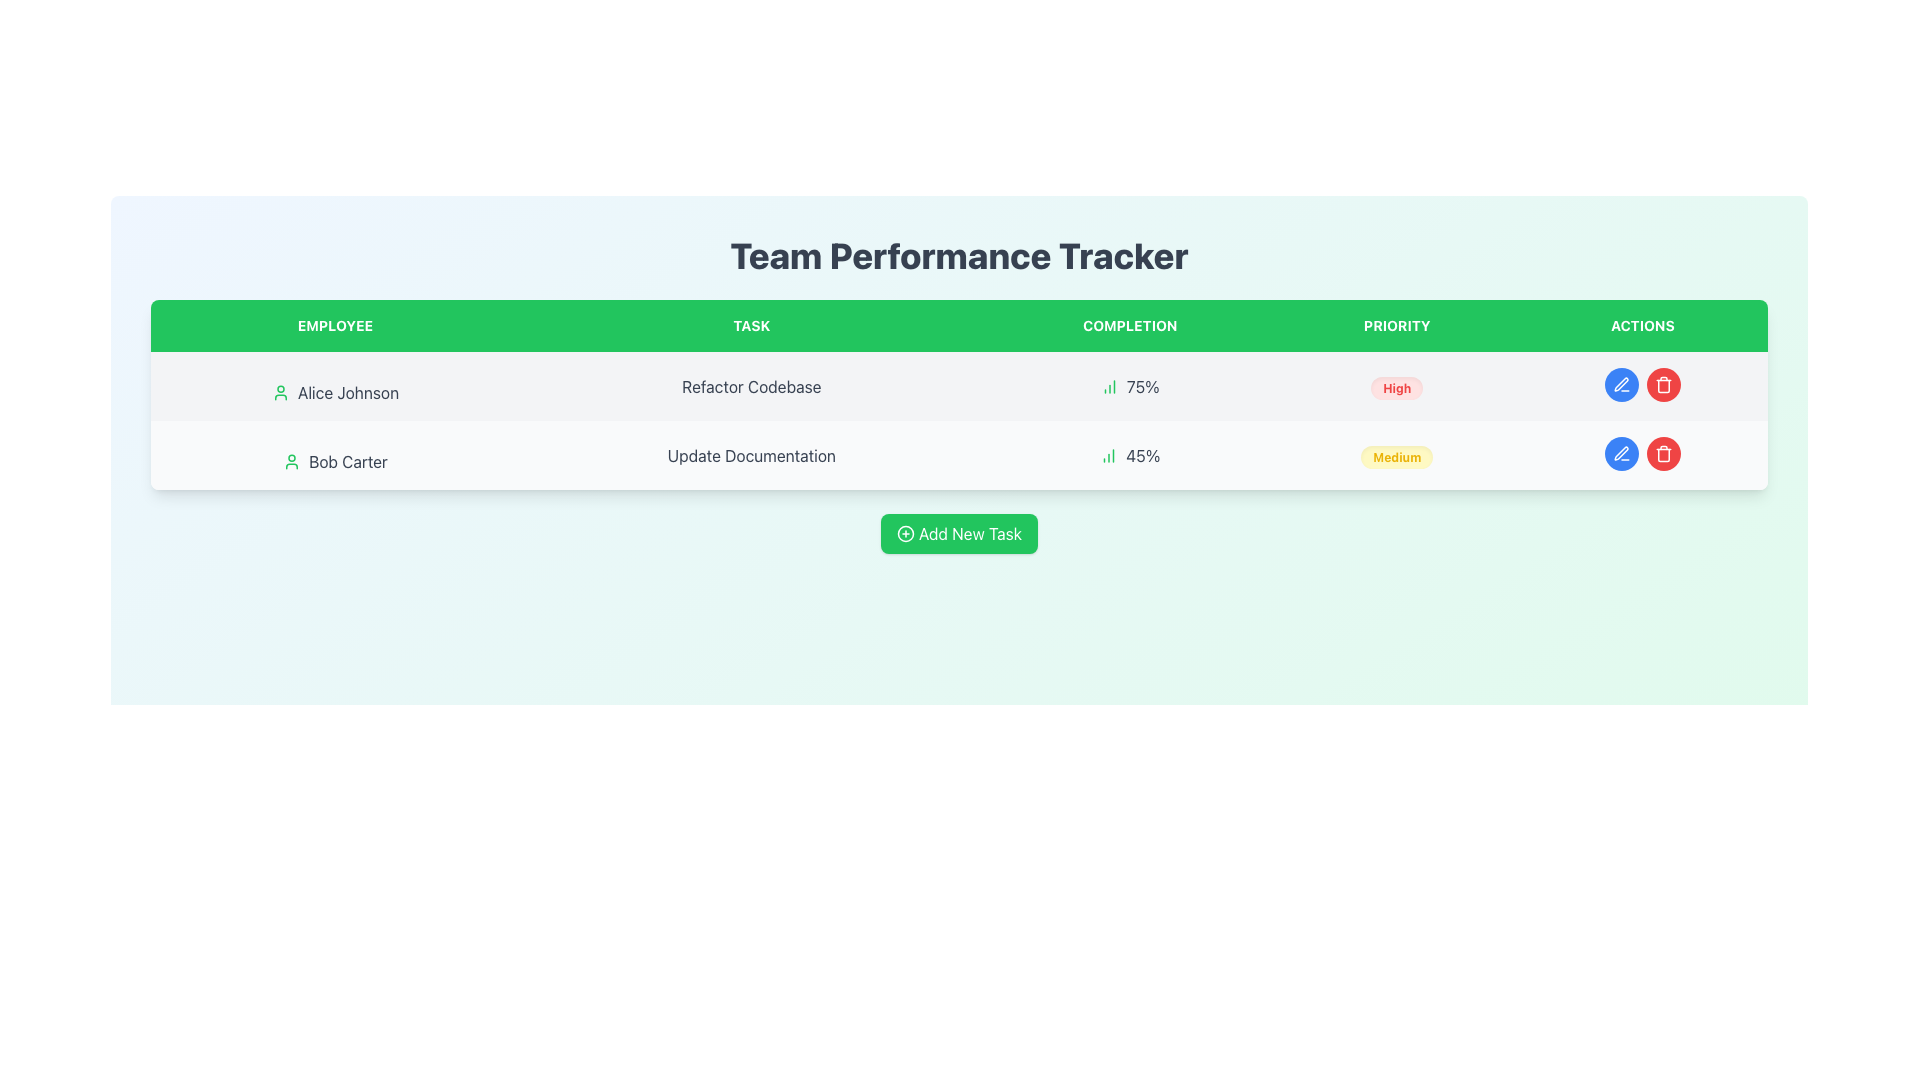 The width and height of the screenshot is (1920, 1080). I want to click on the green user icon representing 'Bob Carter' located to the left of the name in the second row of the 'Employee' column, so click(291, 462).